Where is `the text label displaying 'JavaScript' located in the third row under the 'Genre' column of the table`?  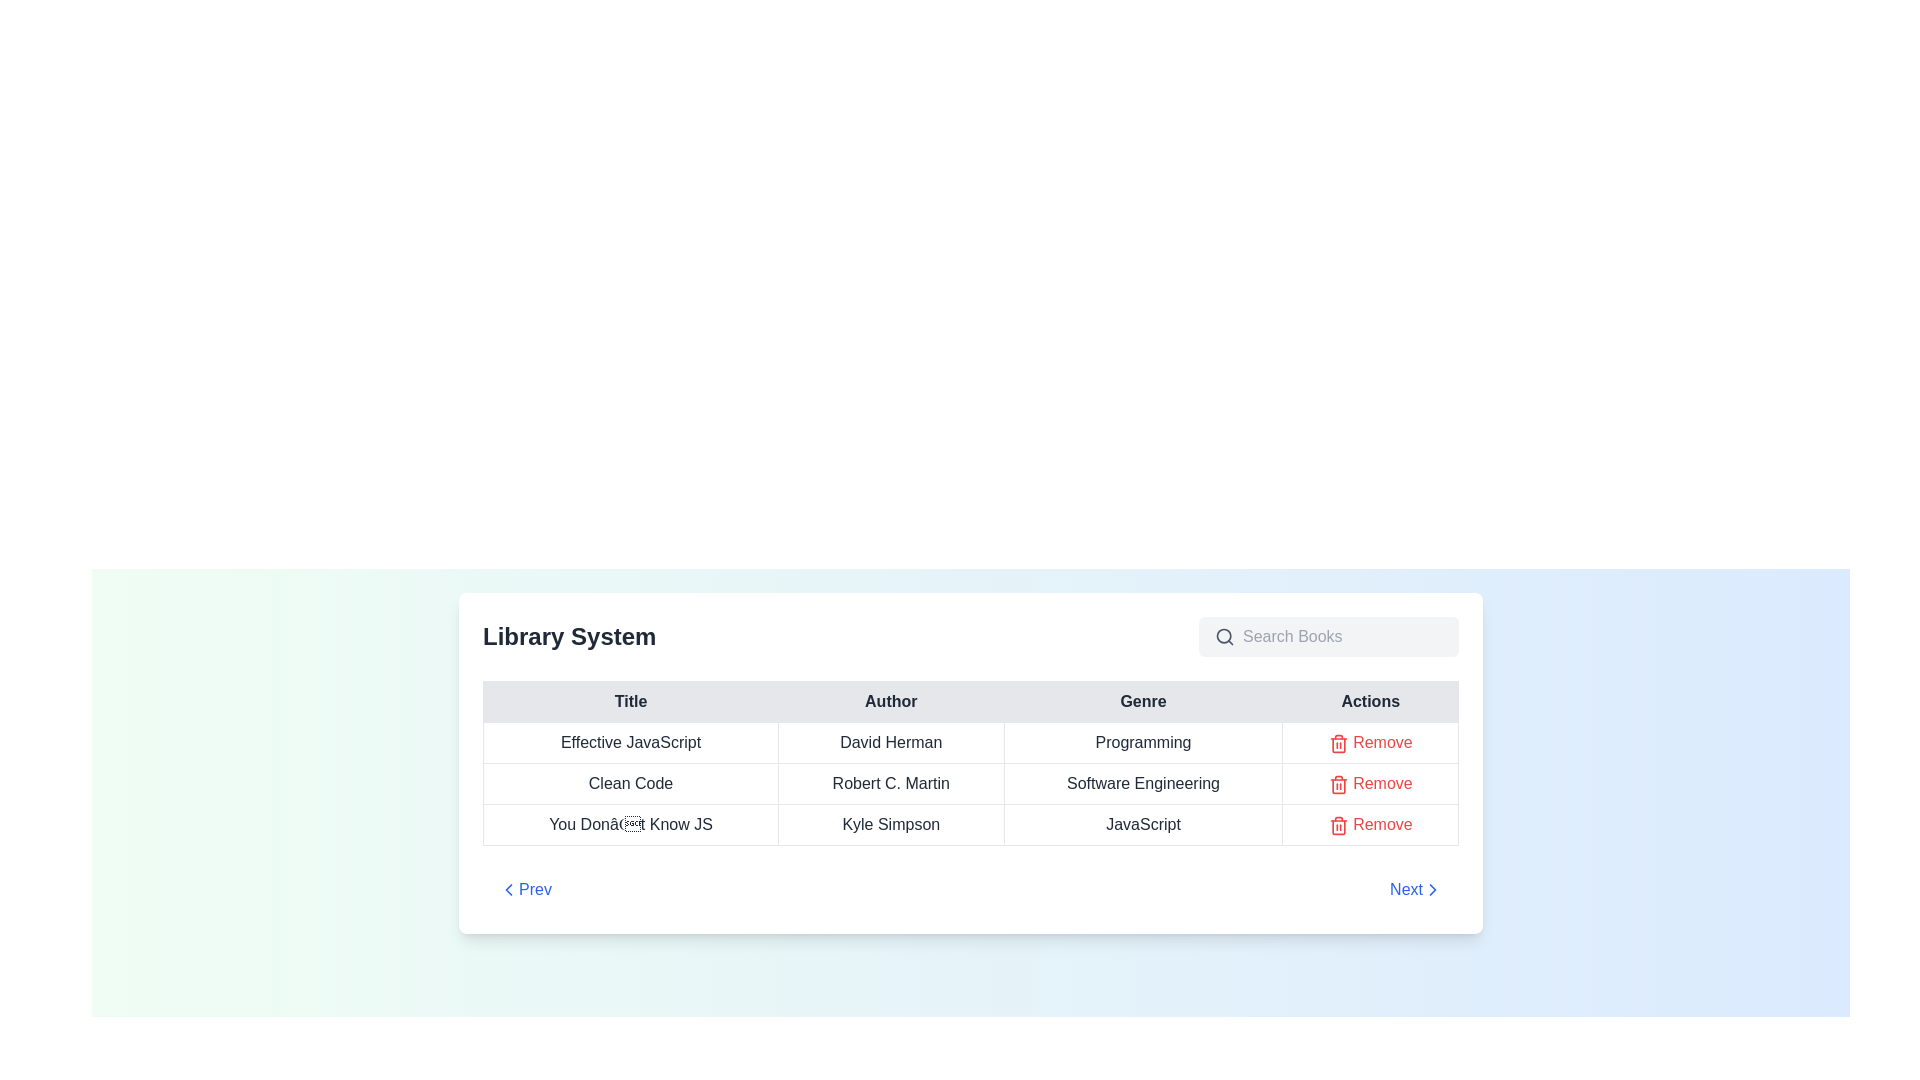
the text label displaying 'JavaScript' located in the third row under the 'Genre' column of the table is located at coordinates (1143, 825).